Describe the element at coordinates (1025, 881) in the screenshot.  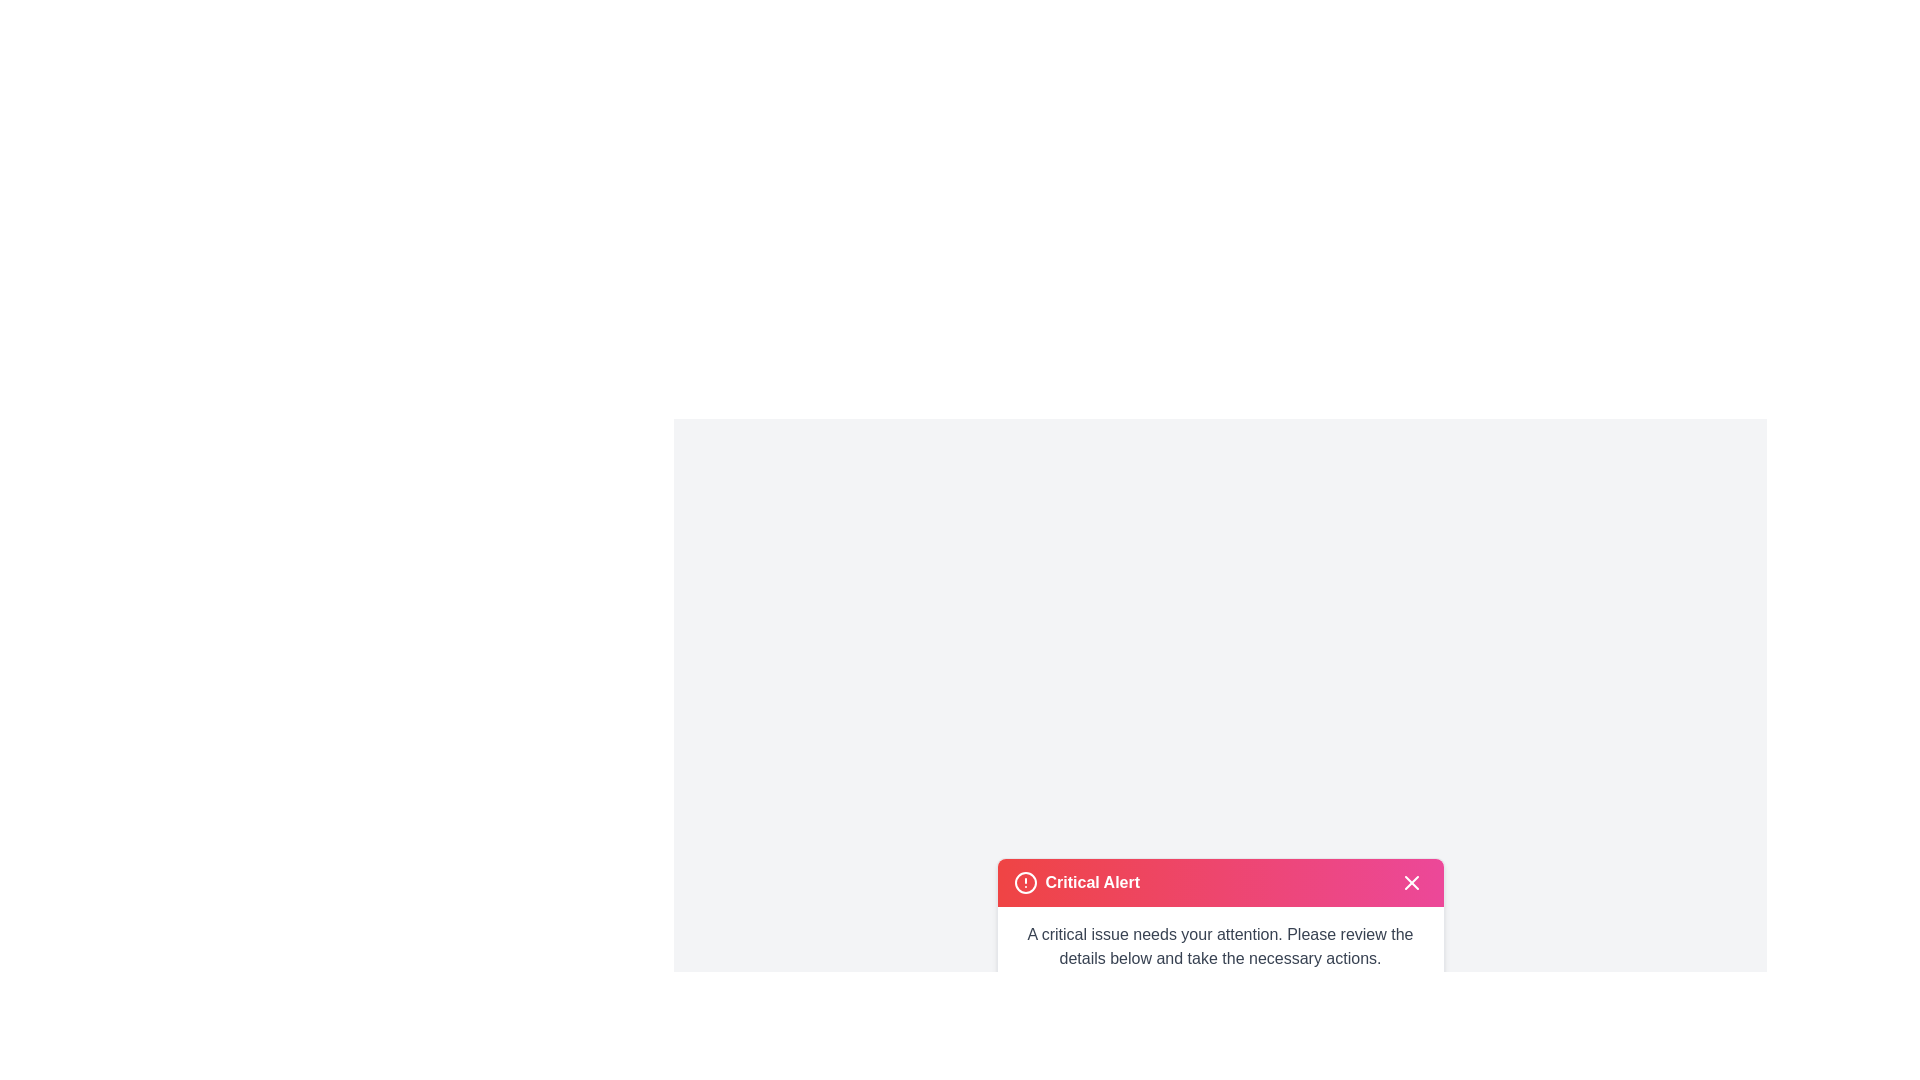
I see `the red circular icon with a white border that is part of the notification badge preceding the text 'Critical Alert'` at that location.